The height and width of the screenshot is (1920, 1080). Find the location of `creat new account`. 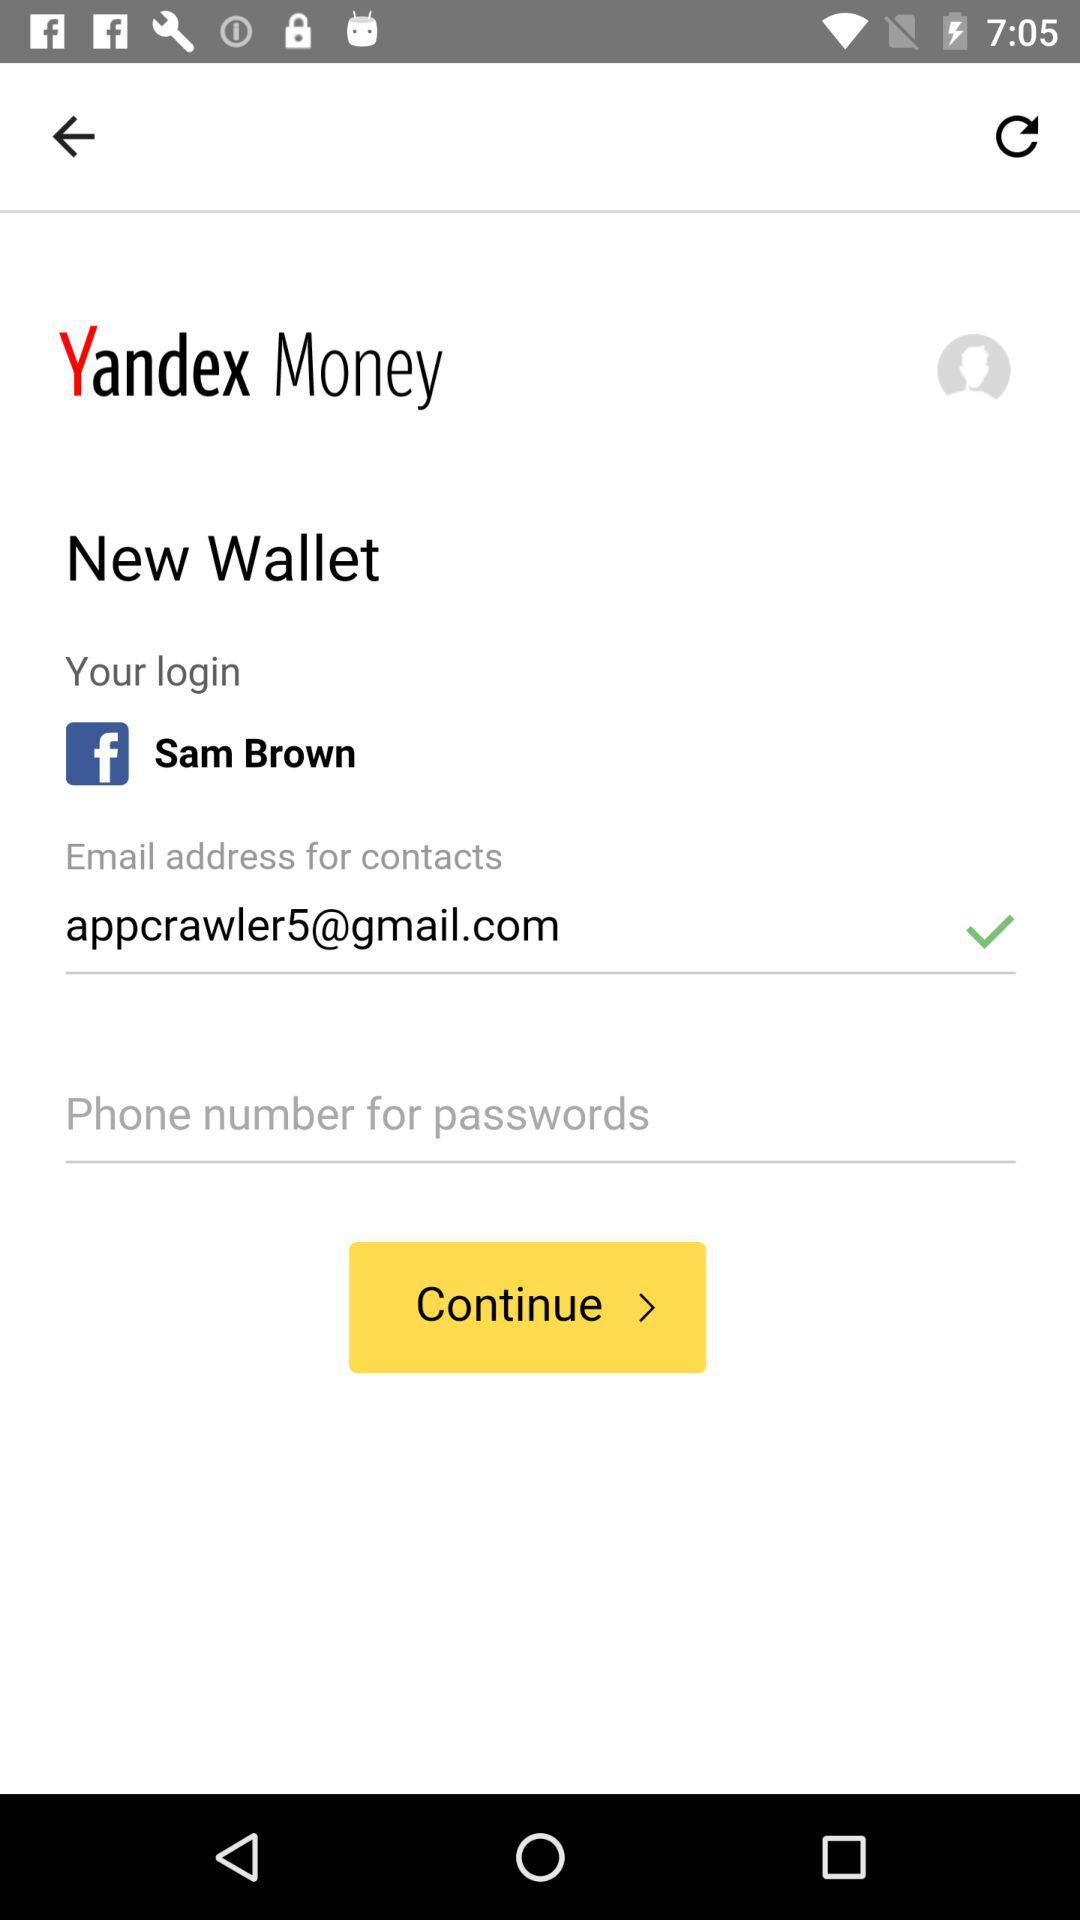

creat new account is located at coordinates (540, 1003).